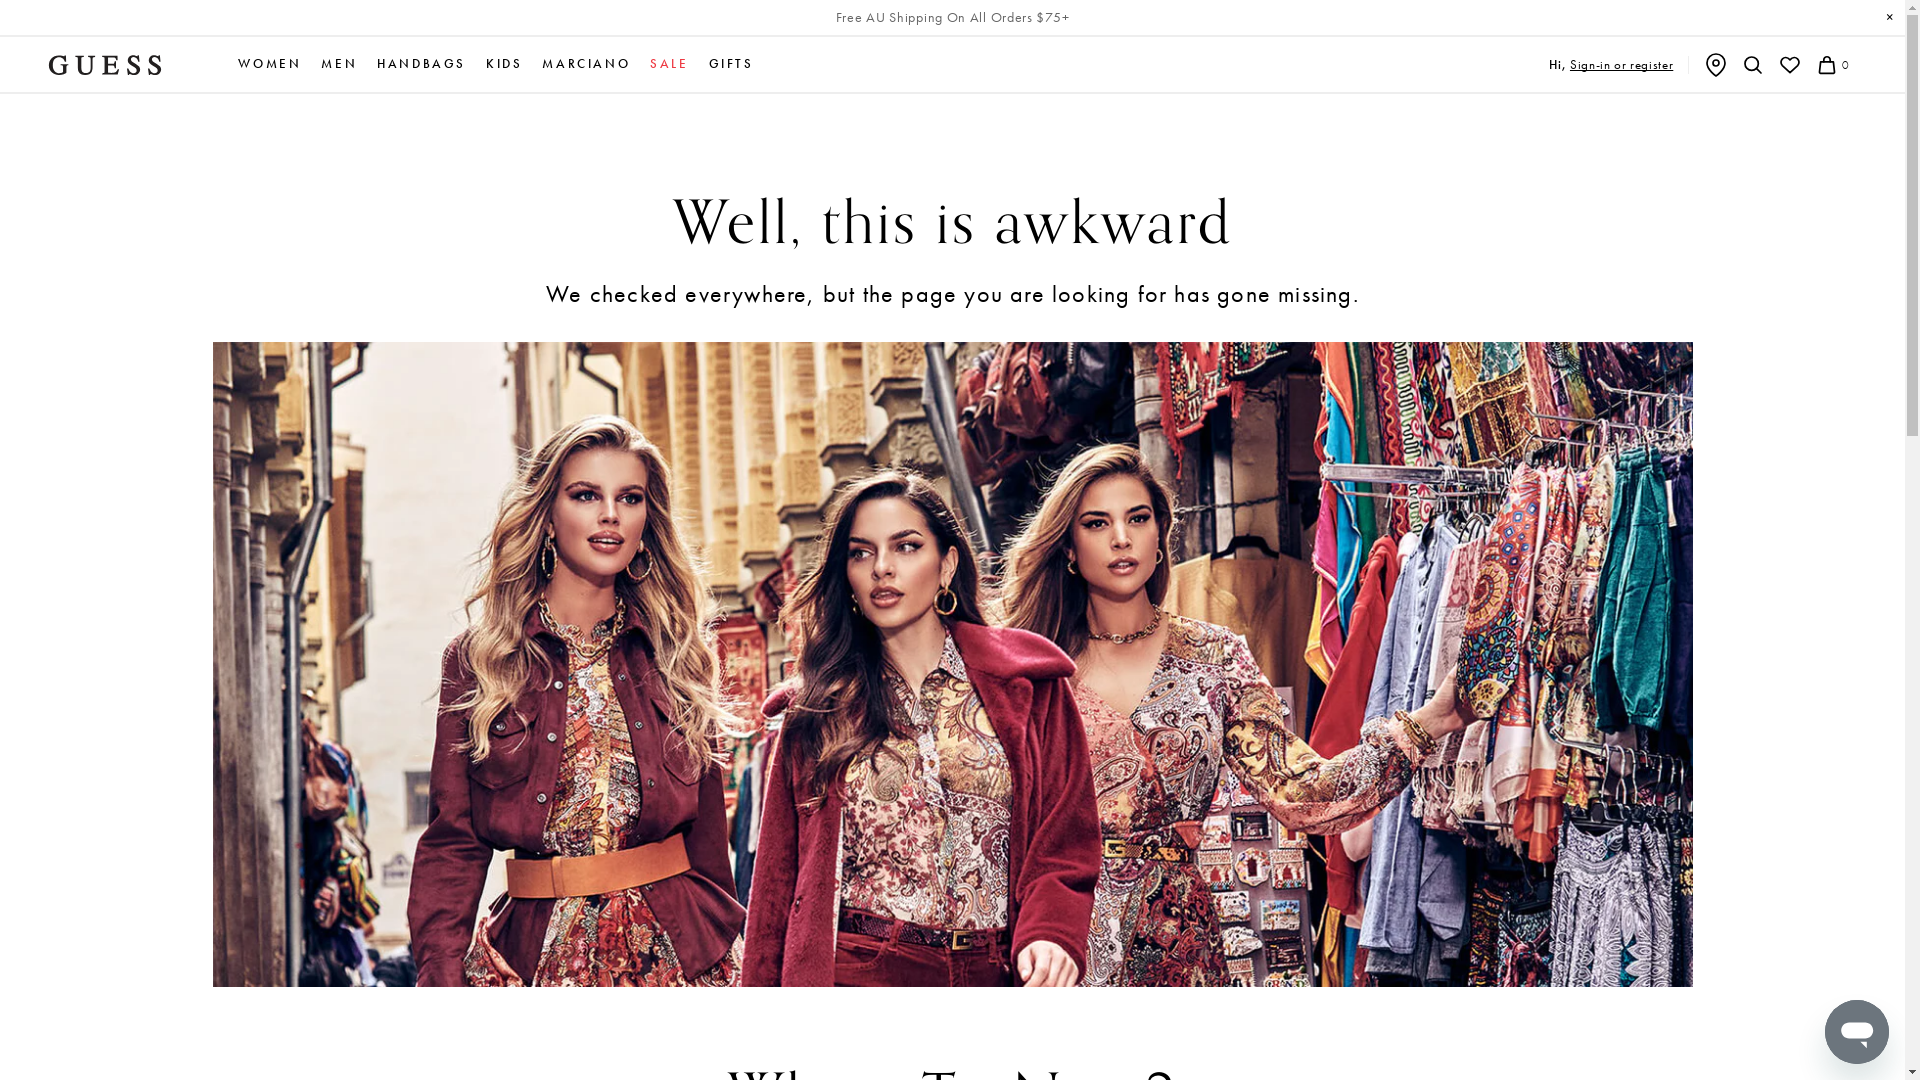 The height and width of the screenshot is (1080, 1920). What do you see at coordinates (20, 11) in the screenshot?
I see `'Submit'` at bounding box center [20, 11].